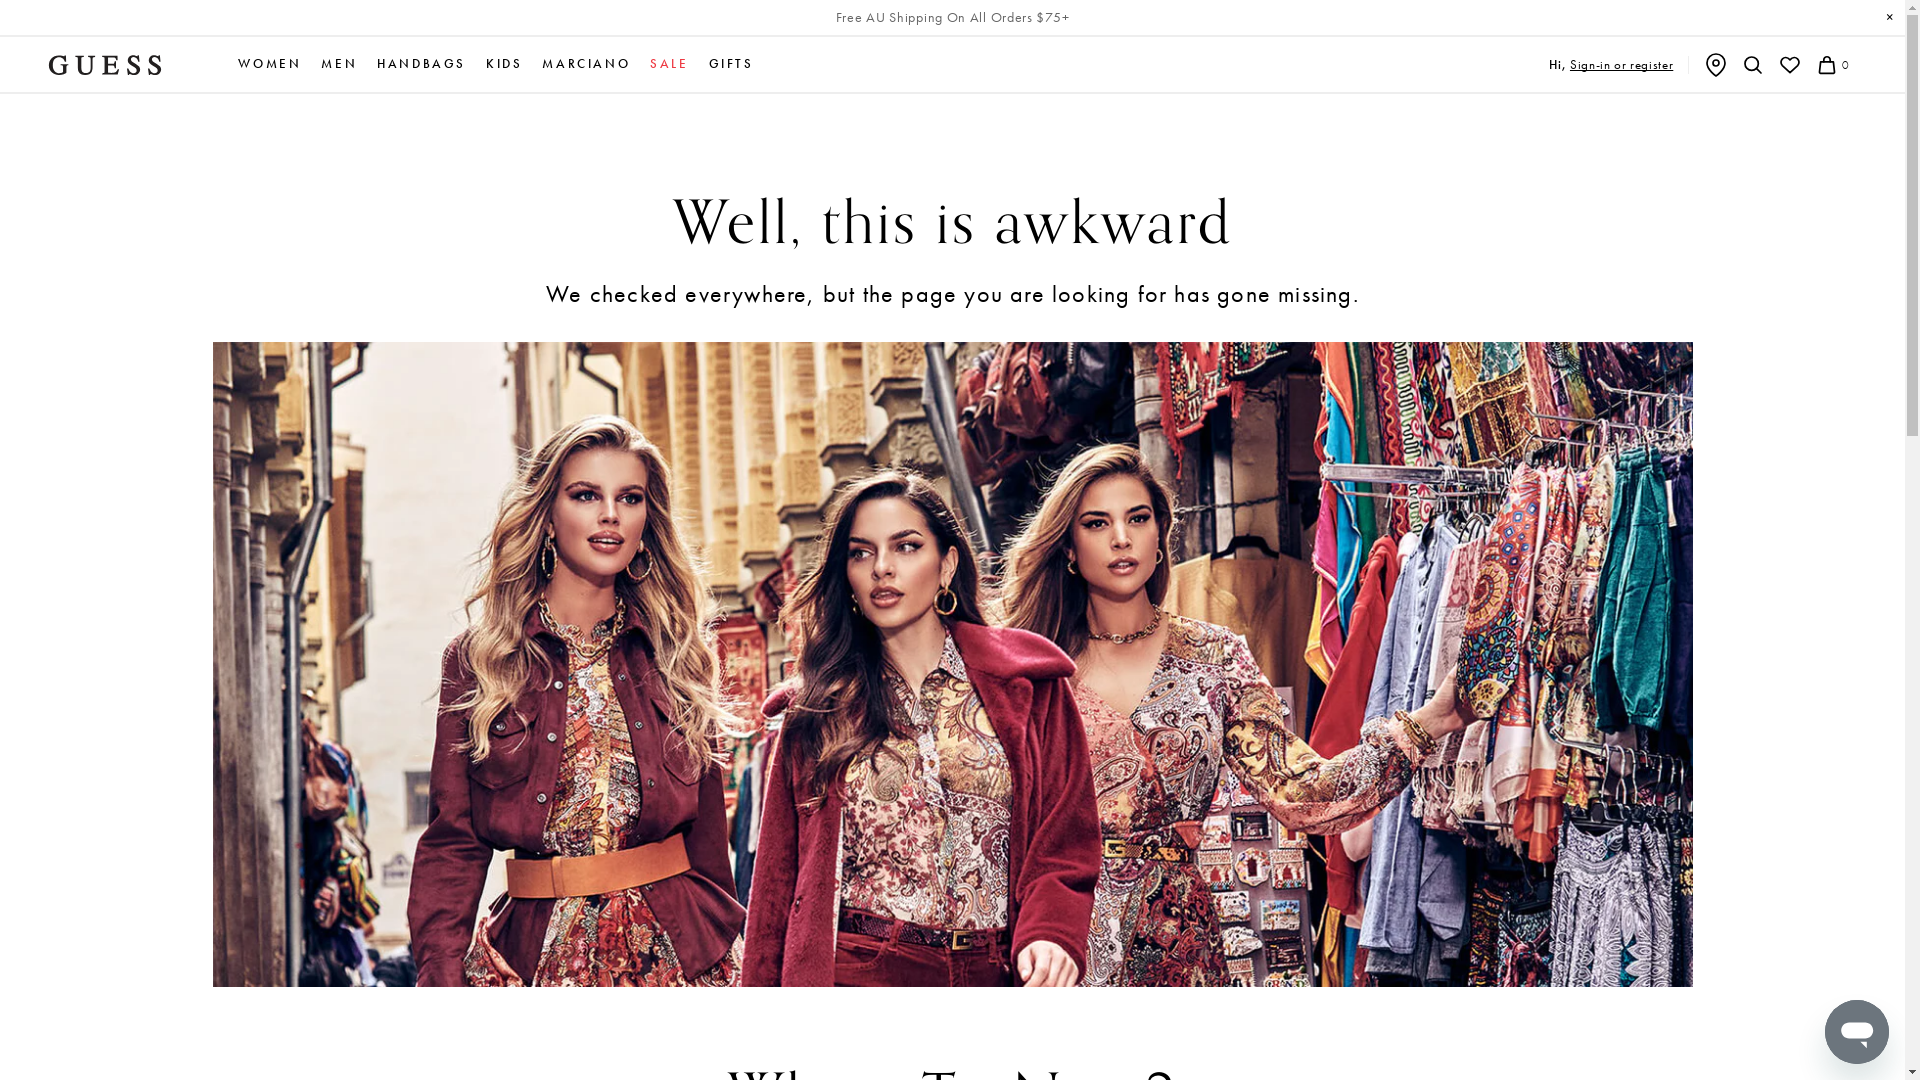 The height and width of the screenshot is (1080, 1920). What do you see at coordinates (20, 11) in the screenshot?
I see `'Submit'` at bounding box center [20, 11].